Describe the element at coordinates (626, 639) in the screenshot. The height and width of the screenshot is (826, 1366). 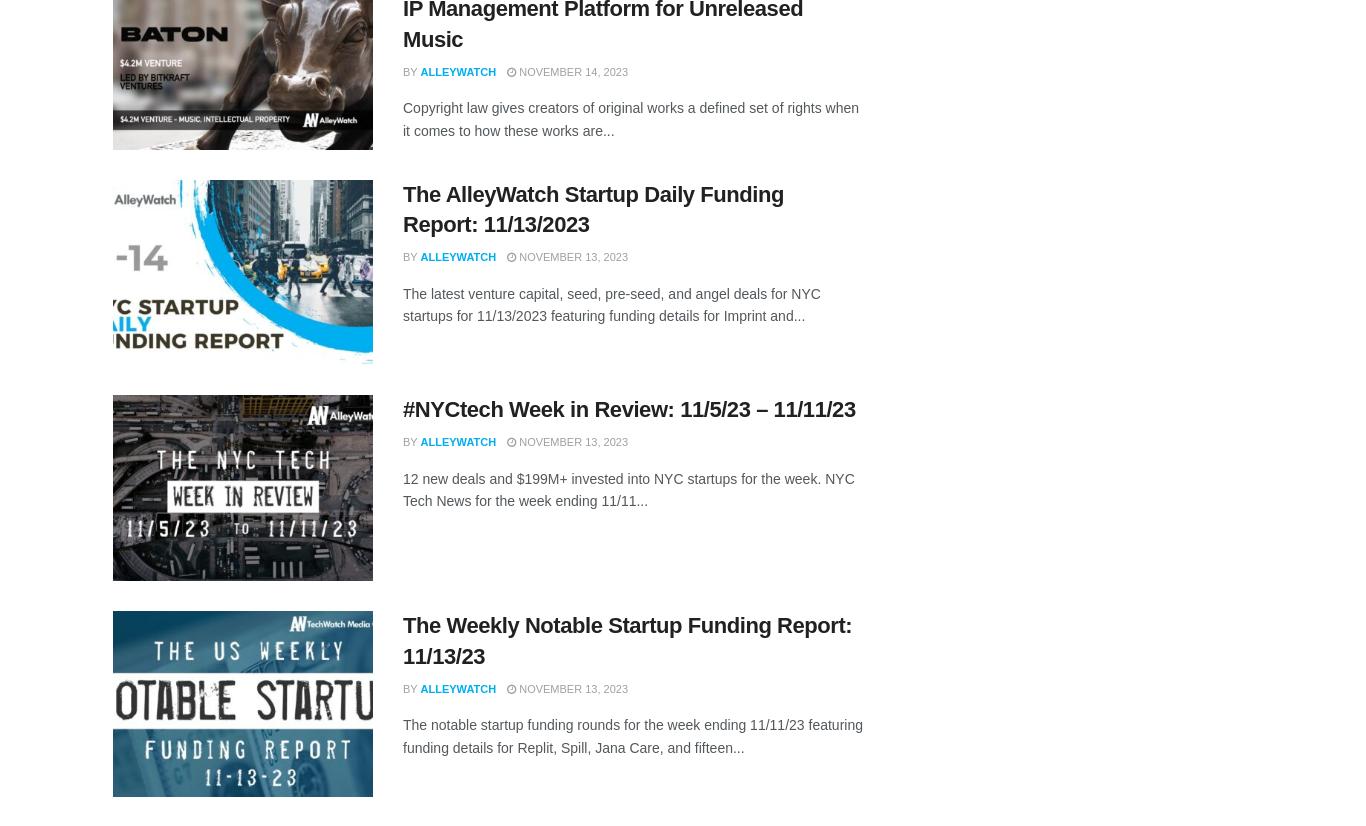
I see `'The Weekly Notable Startup Funding Report: 11/13/23'` at that location.